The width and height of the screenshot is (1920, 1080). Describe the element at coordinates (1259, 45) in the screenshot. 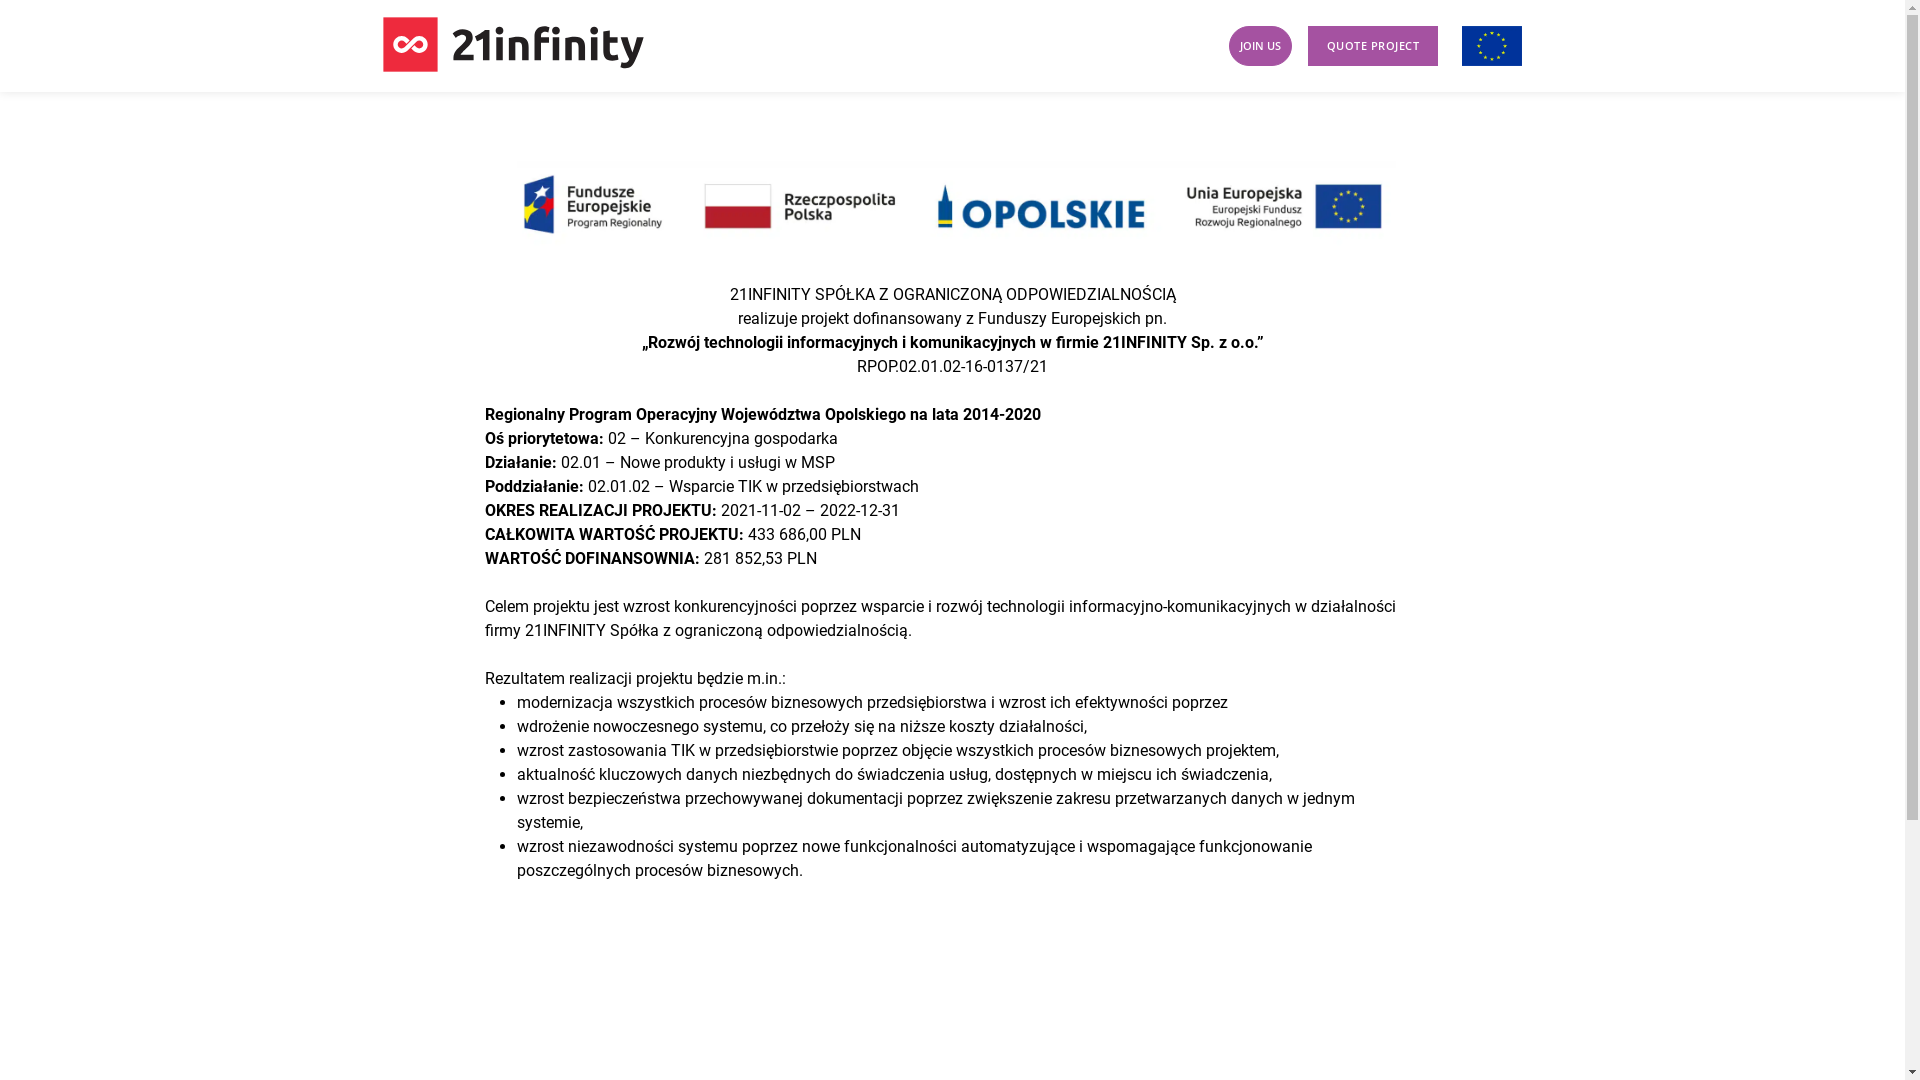

I see `'JOIN US'` at that location.